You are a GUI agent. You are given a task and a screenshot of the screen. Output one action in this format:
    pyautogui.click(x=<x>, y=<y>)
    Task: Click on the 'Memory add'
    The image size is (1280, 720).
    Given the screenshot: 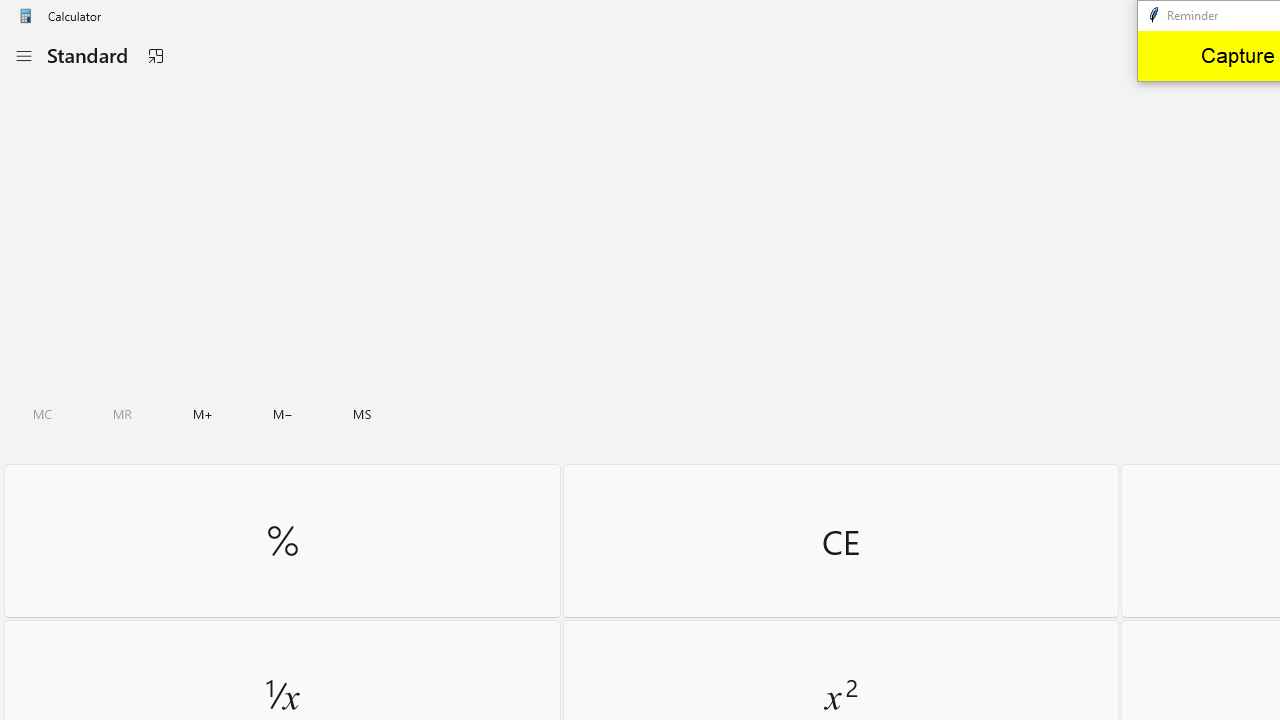 What is the action you would take?
    pyautogui.click(x=202, y=413)
    